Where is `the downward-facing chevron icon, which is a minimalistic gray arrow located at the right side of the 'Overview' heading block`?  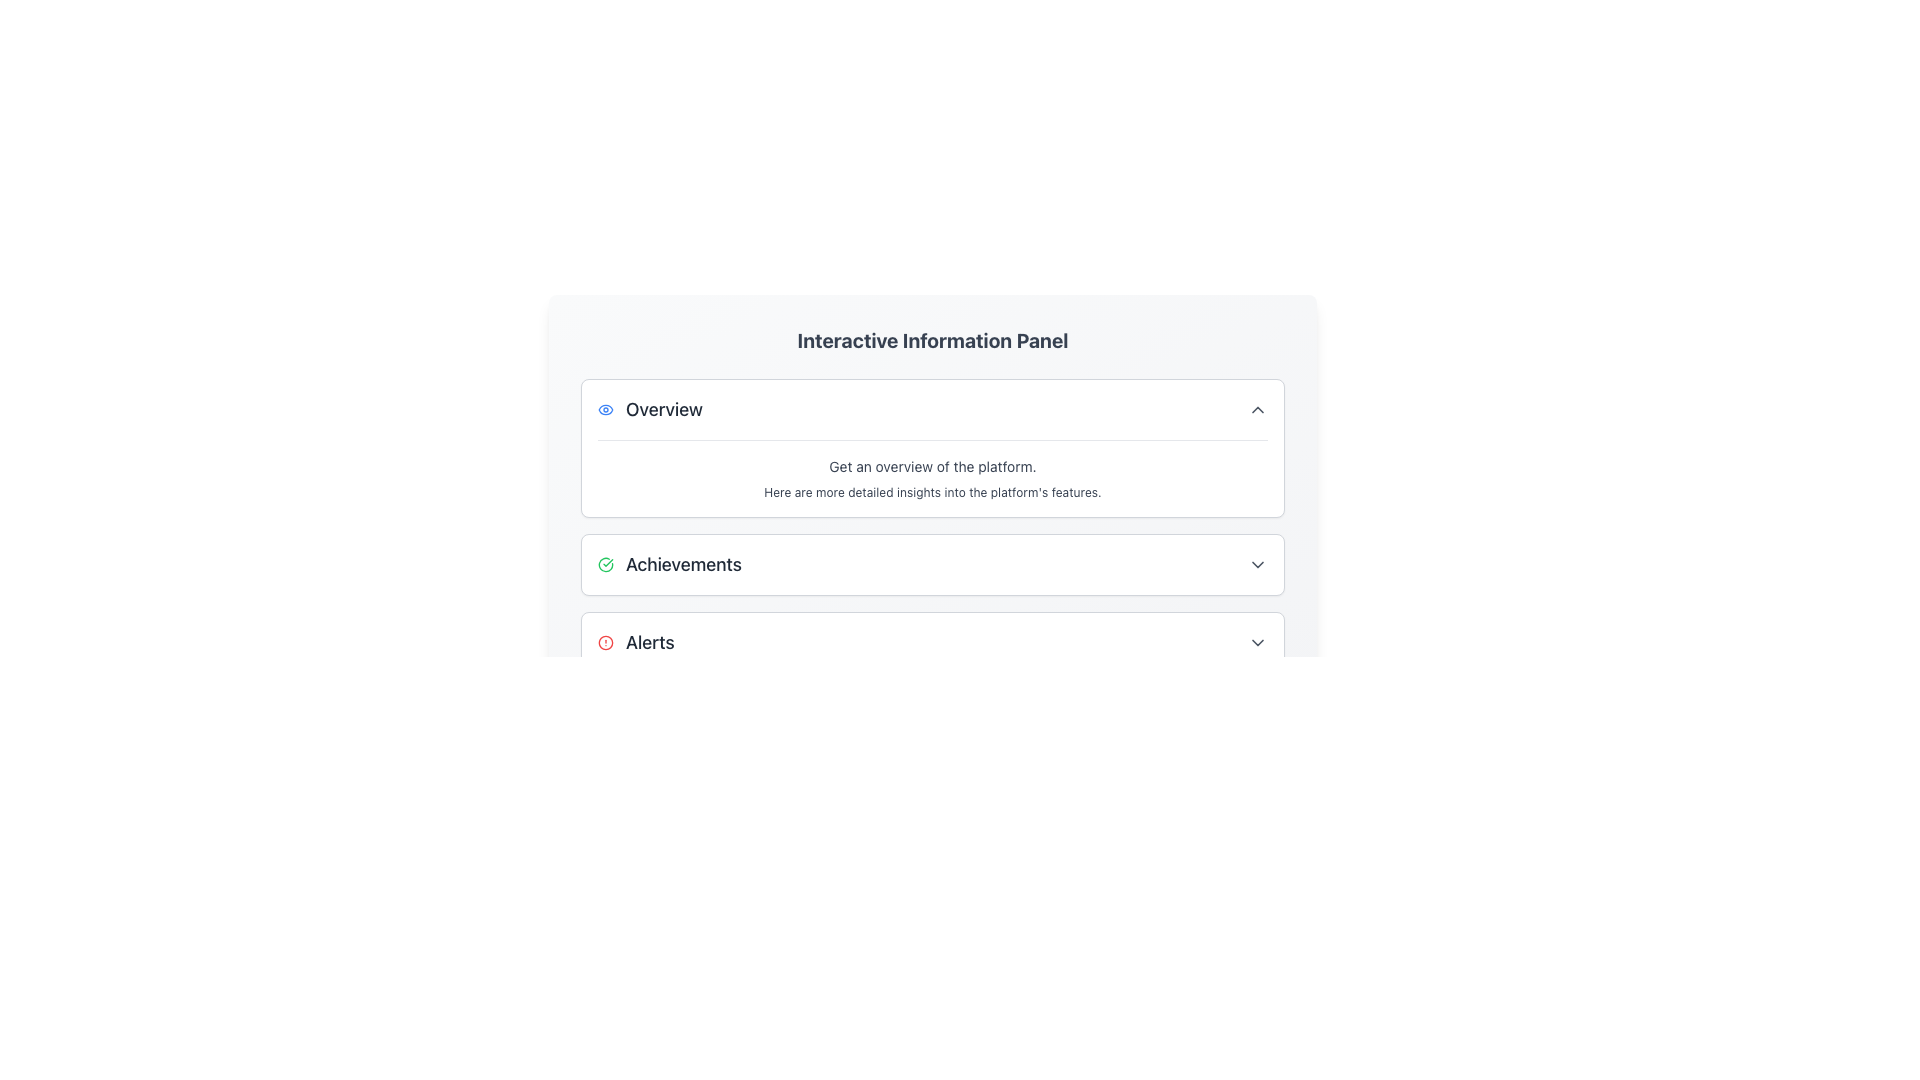 the downward-facing chevron icon, which is a minimalistic gray arrow located at the right side of the 'Overview' heading block is located at coordinates (1256, 408).